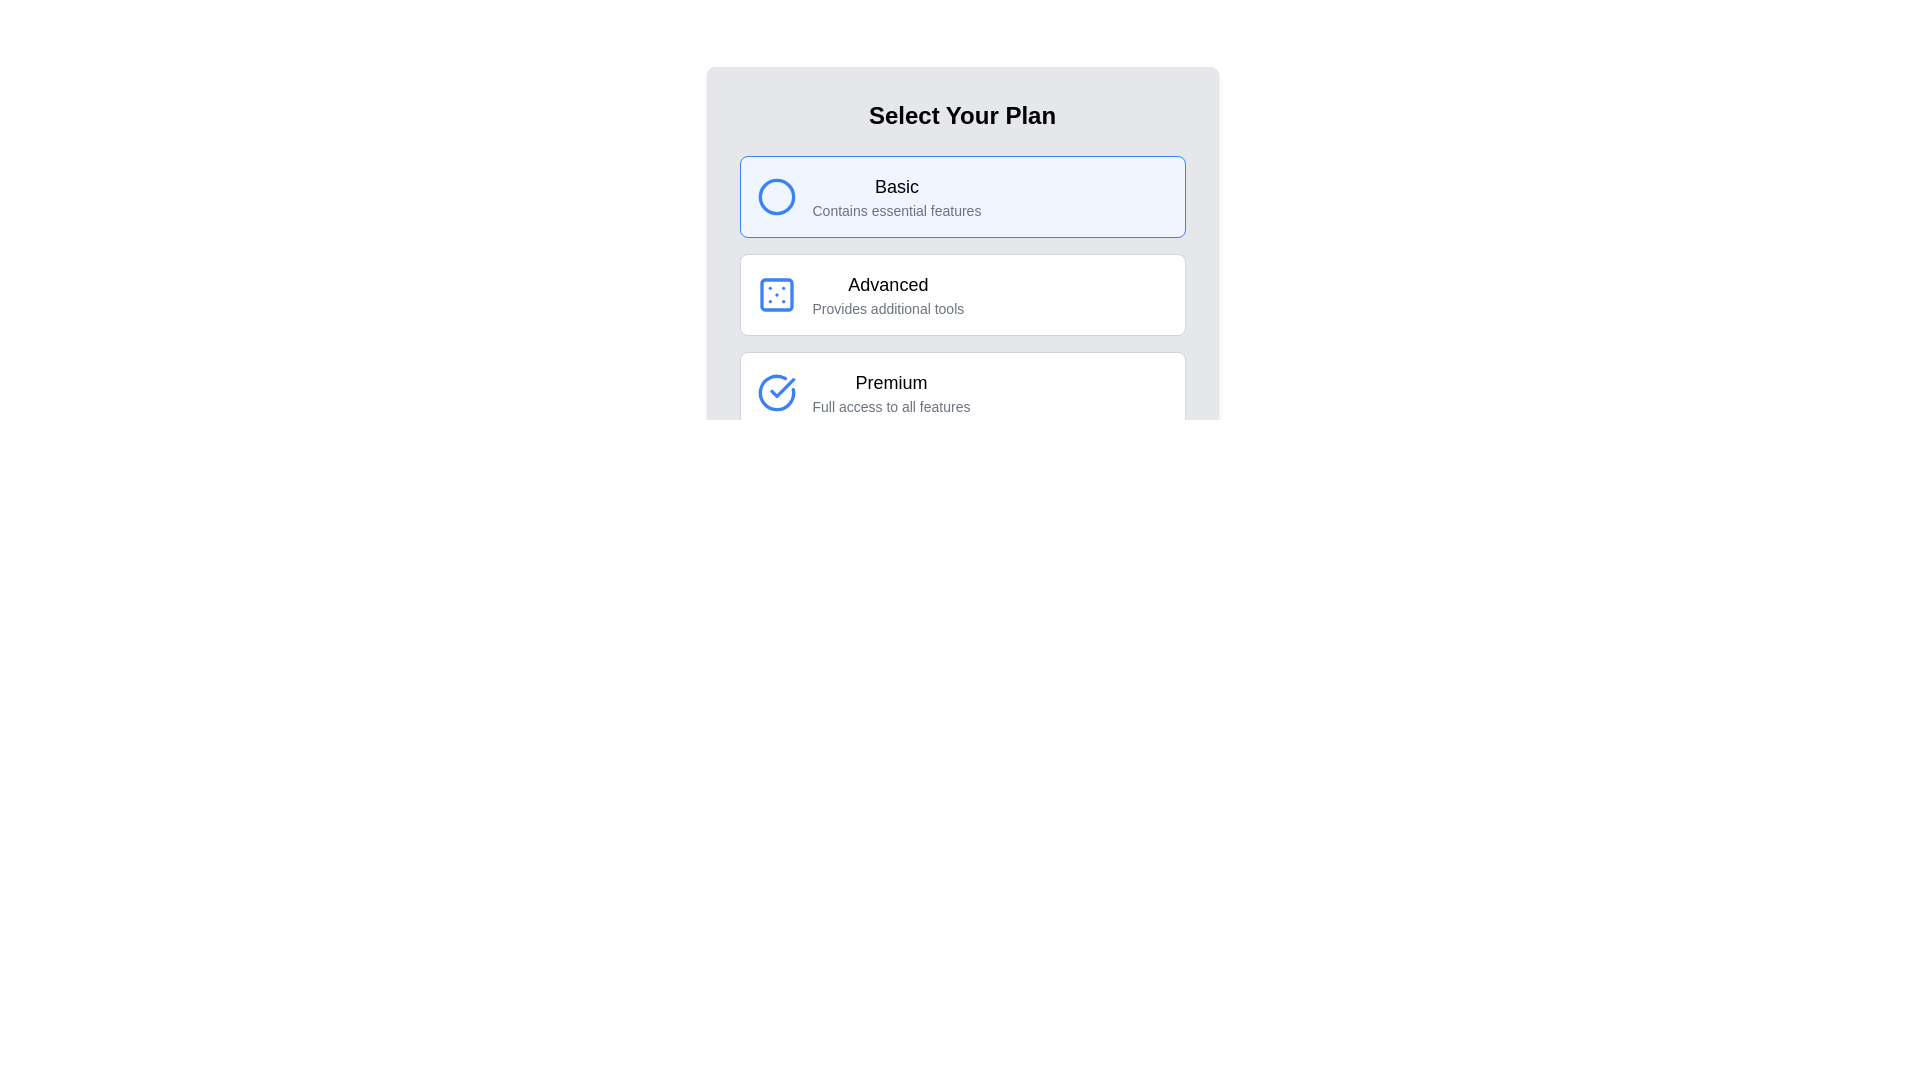  What do you see at coordinates (890, 382) in the screenshot?
I see `text label that identifies the plan category as 'Premium', which is positioned above the plan's description text within the third plan option` at bounding box center [890, 382].